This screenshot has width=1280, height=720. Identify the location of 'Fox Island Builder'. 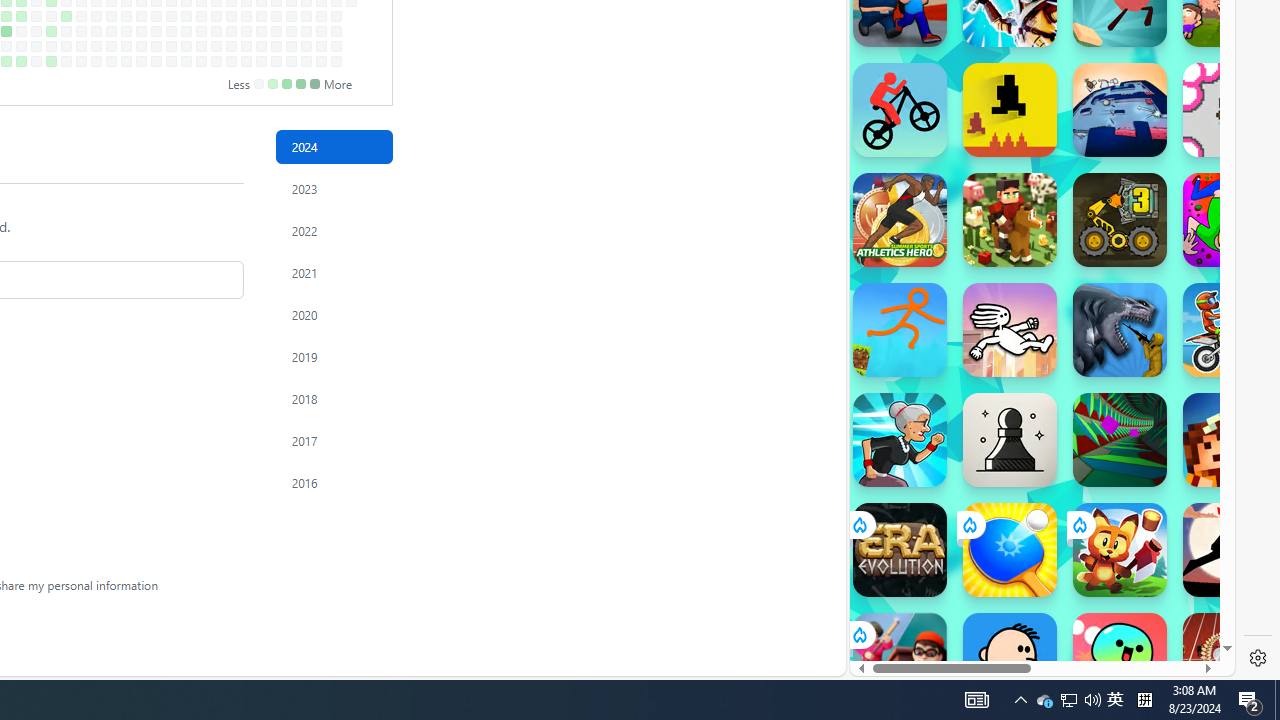
(1120, 550).